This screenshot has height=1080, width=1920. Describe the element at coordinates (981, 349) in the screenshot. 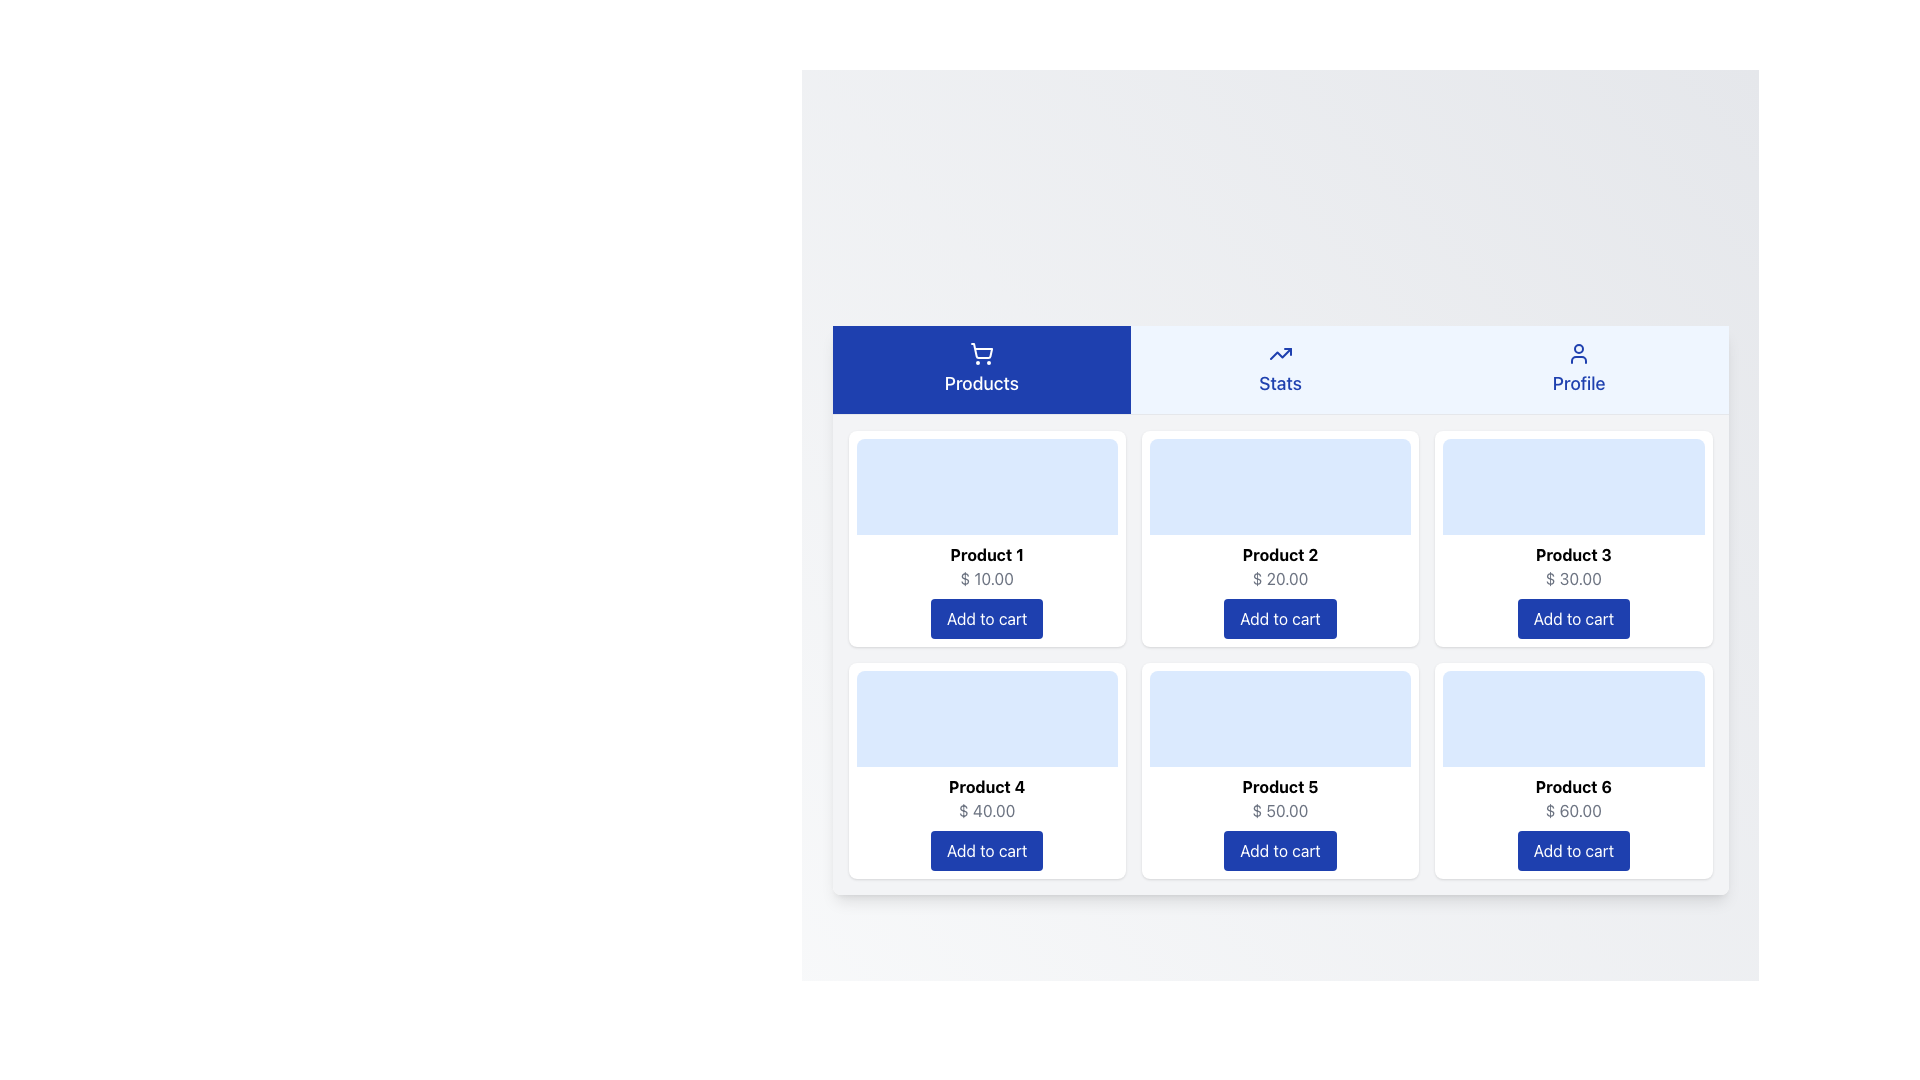

I see `the shopping cart icon located in the 'Products' tab section at the top of the page, which features a blue background and is the leftmost tab among three tabs` at that location.